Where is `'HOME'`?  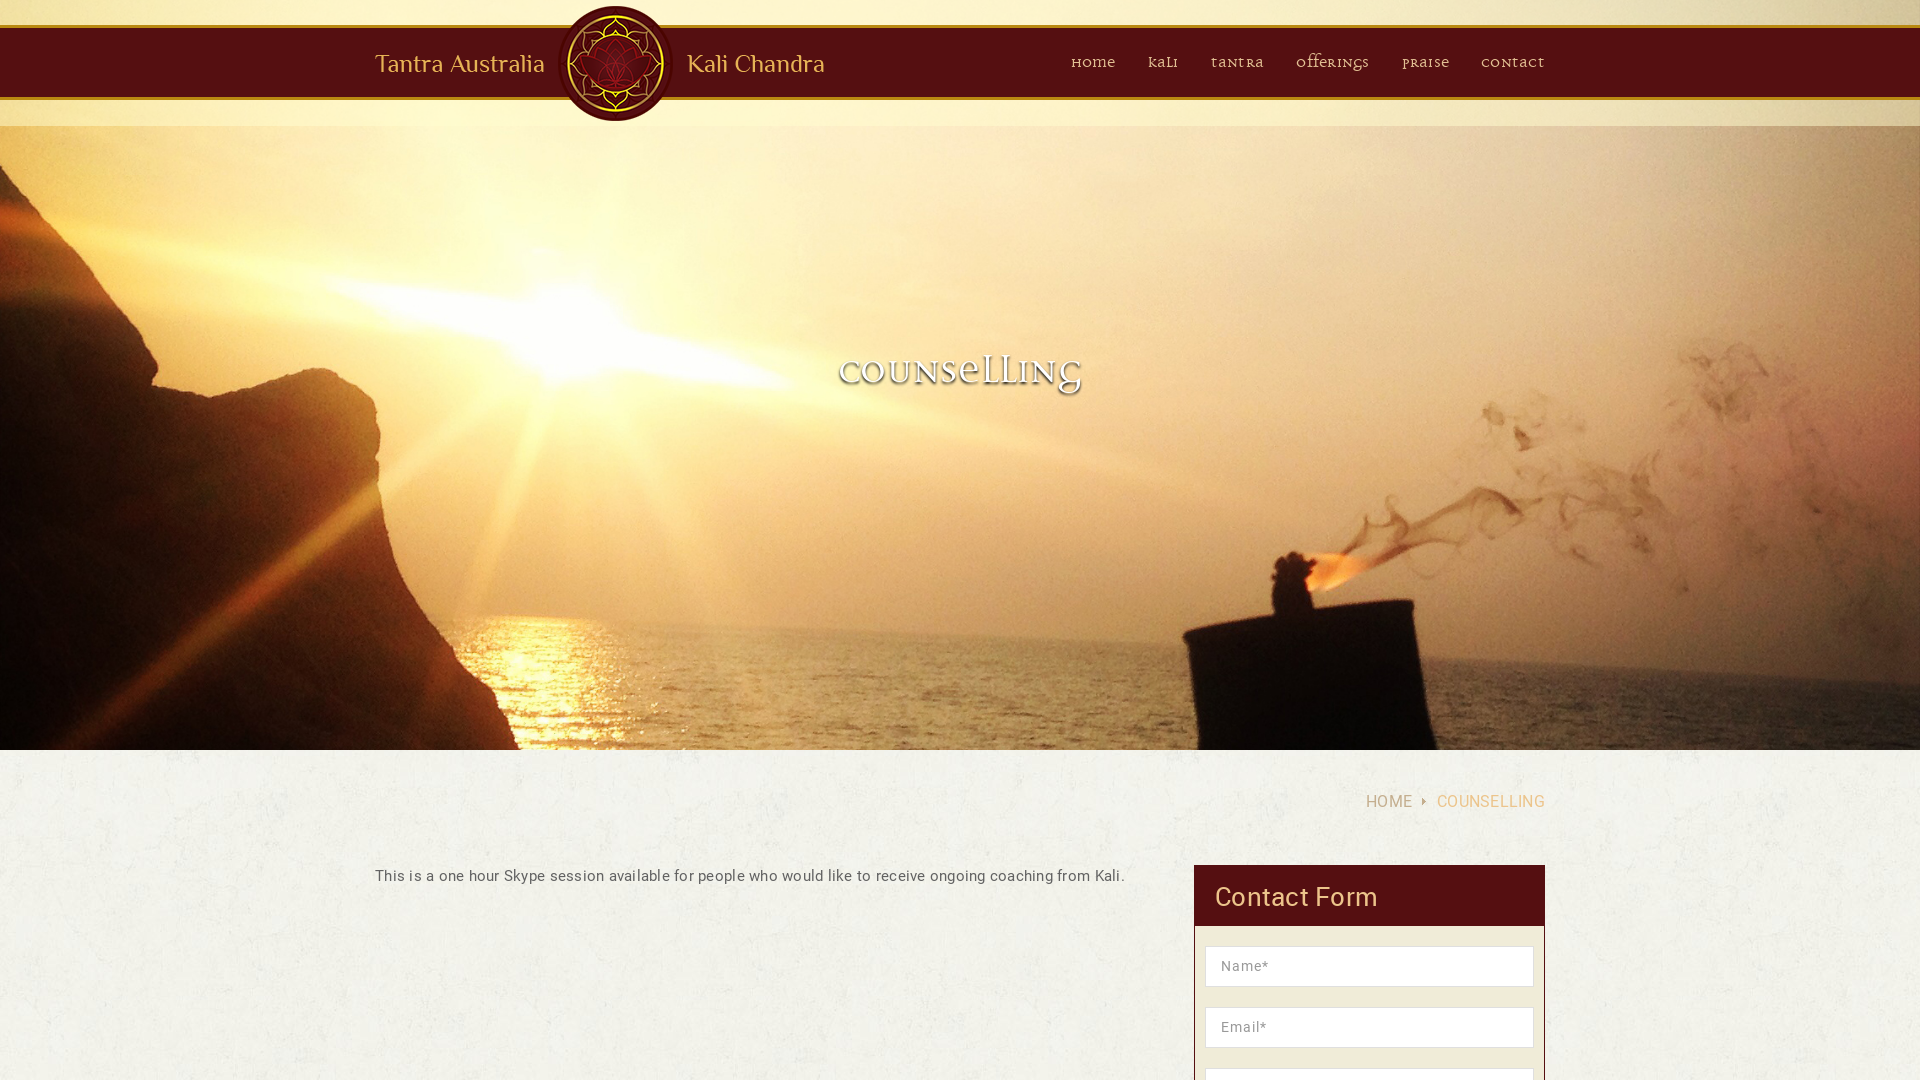
'HOME' is located at coordinates (1092, 63).